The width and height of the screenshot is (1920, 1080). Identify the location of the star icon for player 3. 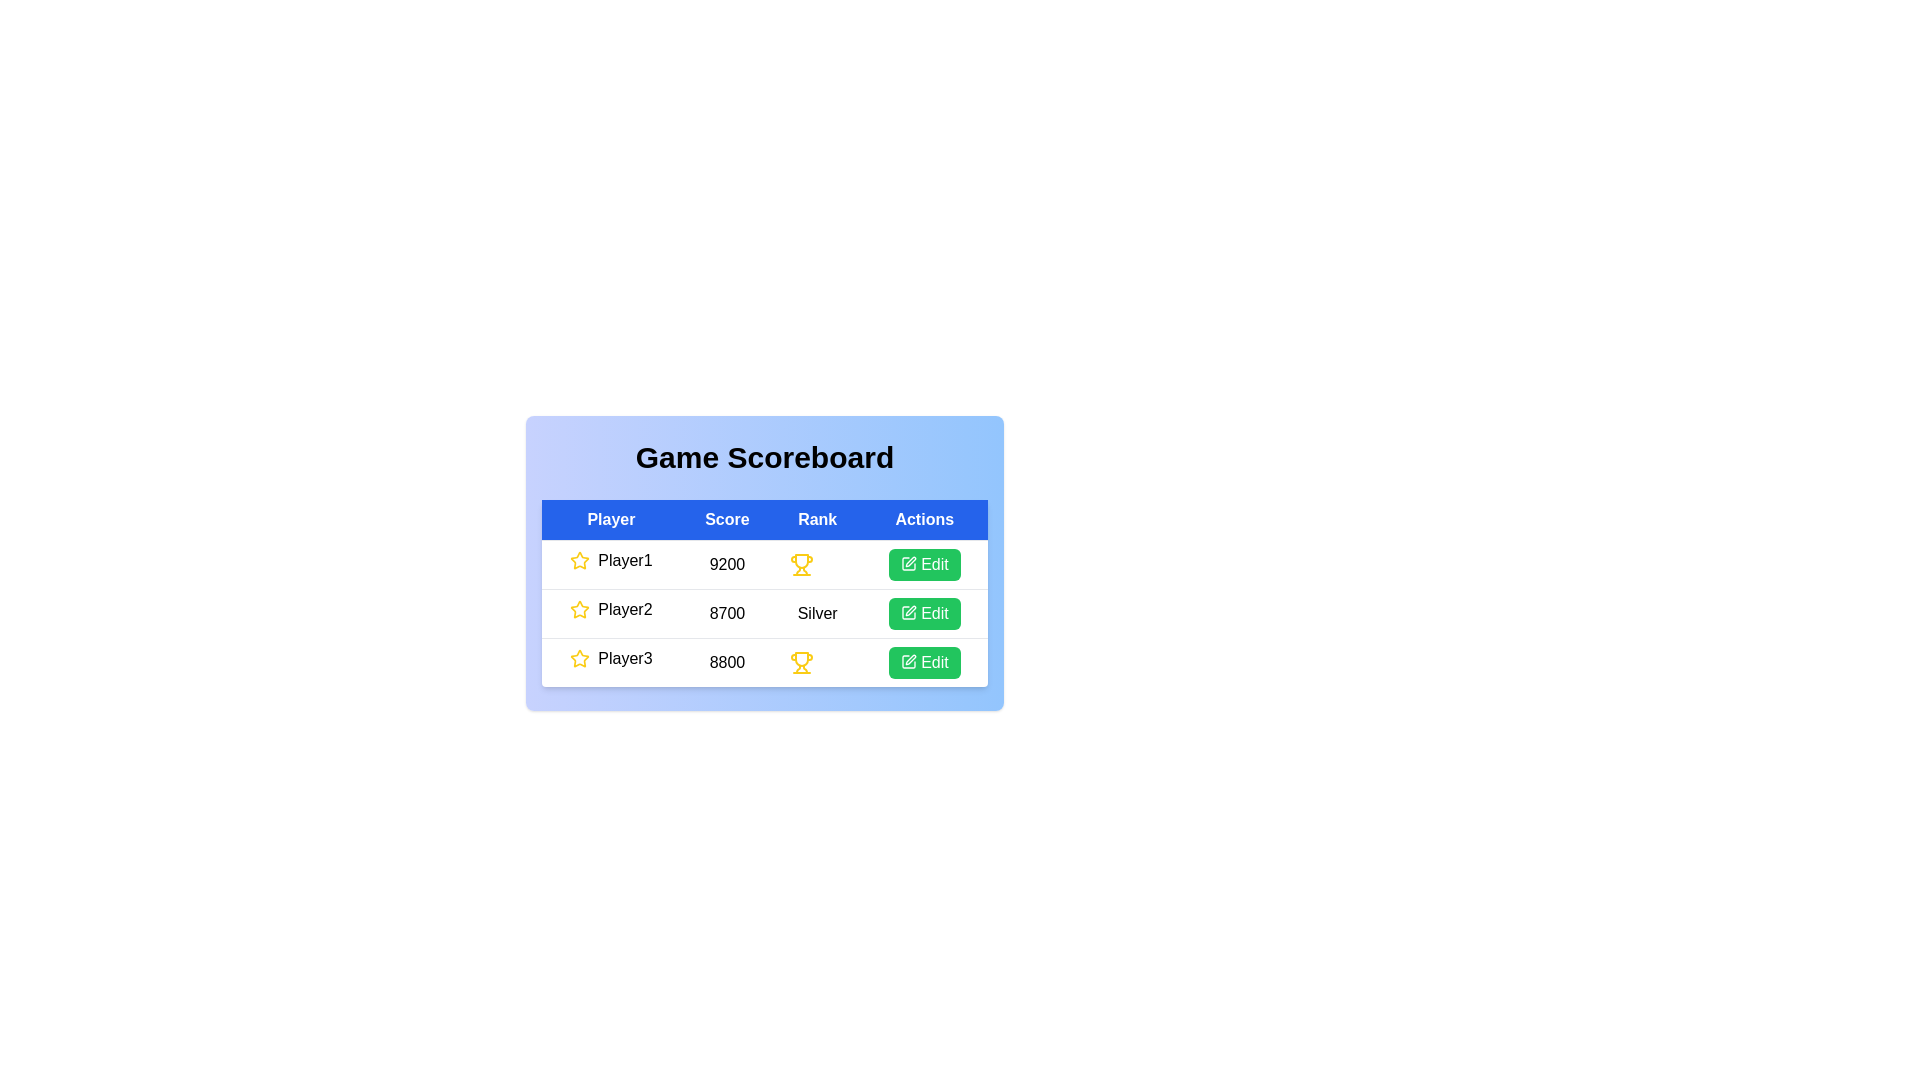
(579, 659).